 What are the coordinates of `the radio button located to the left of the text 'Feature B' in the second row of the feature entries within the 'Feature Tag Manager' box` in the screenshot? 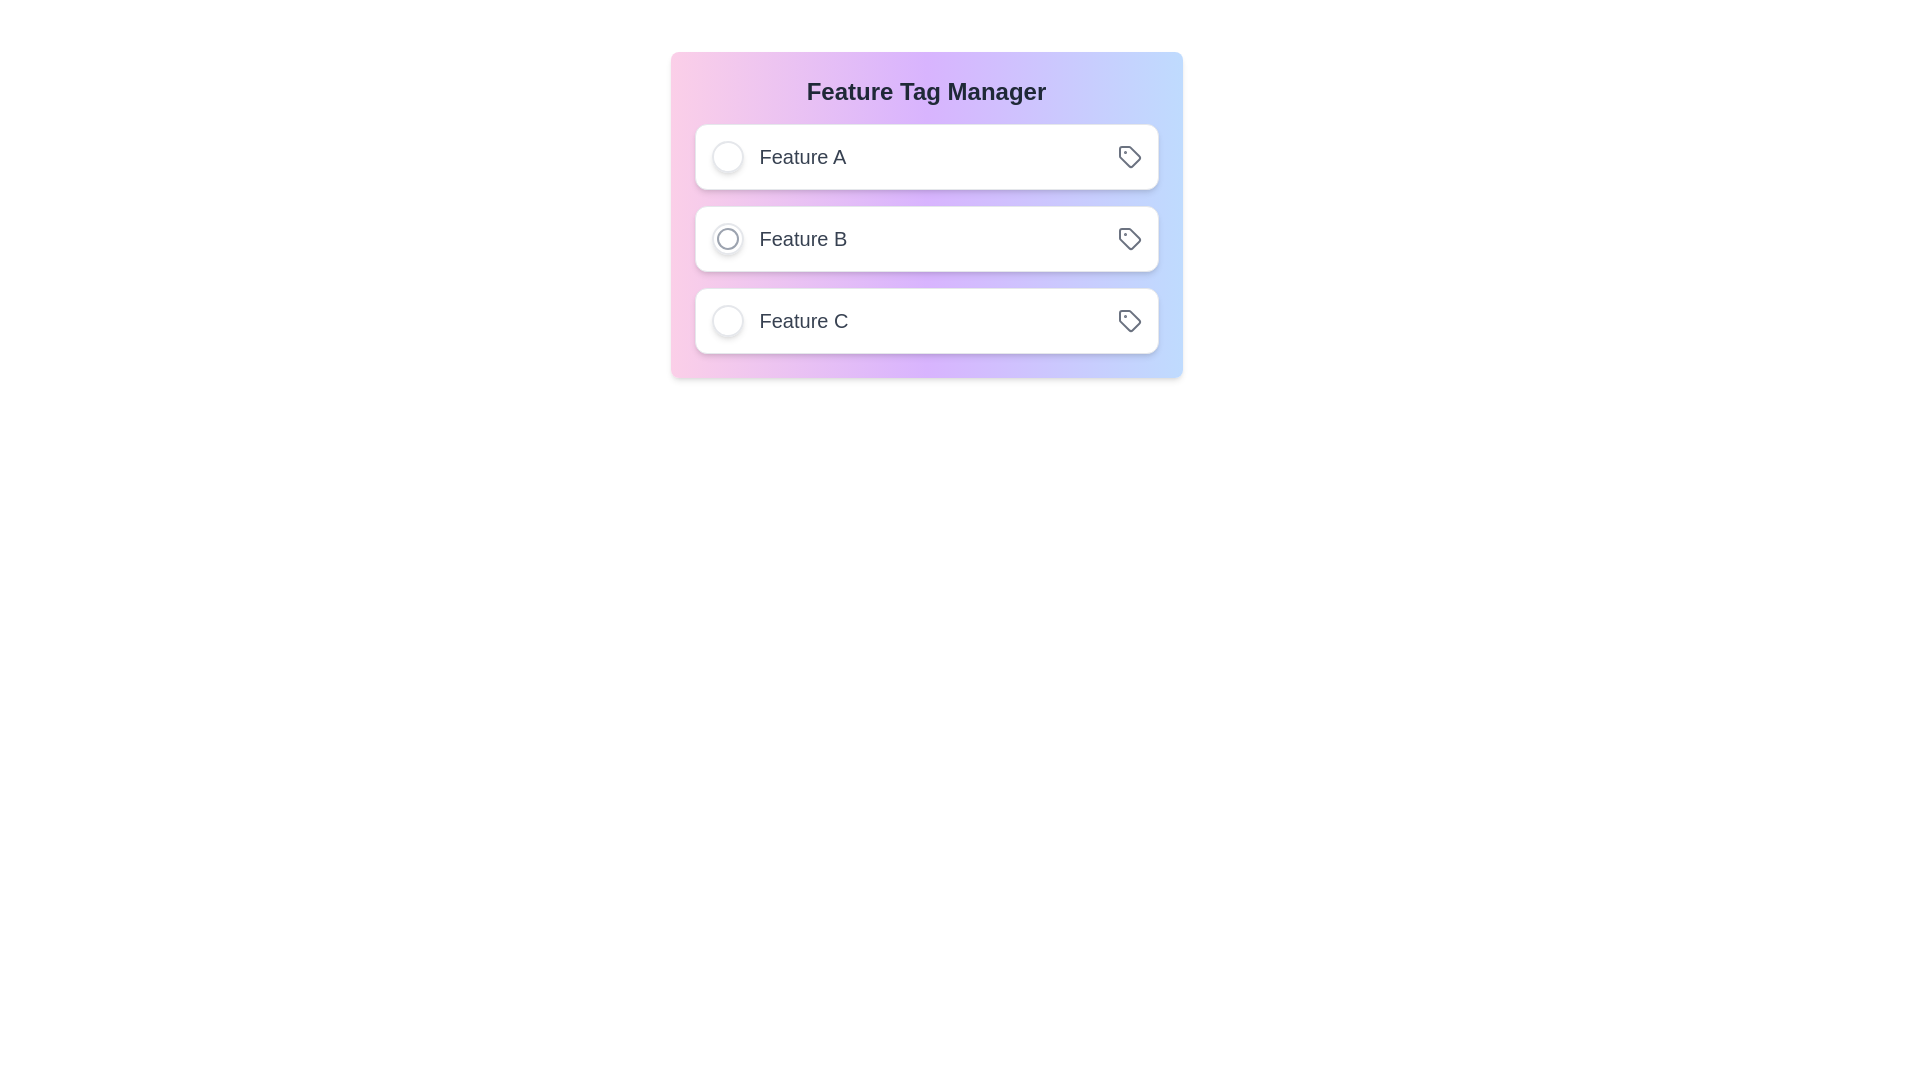 It's located at (726, 238).